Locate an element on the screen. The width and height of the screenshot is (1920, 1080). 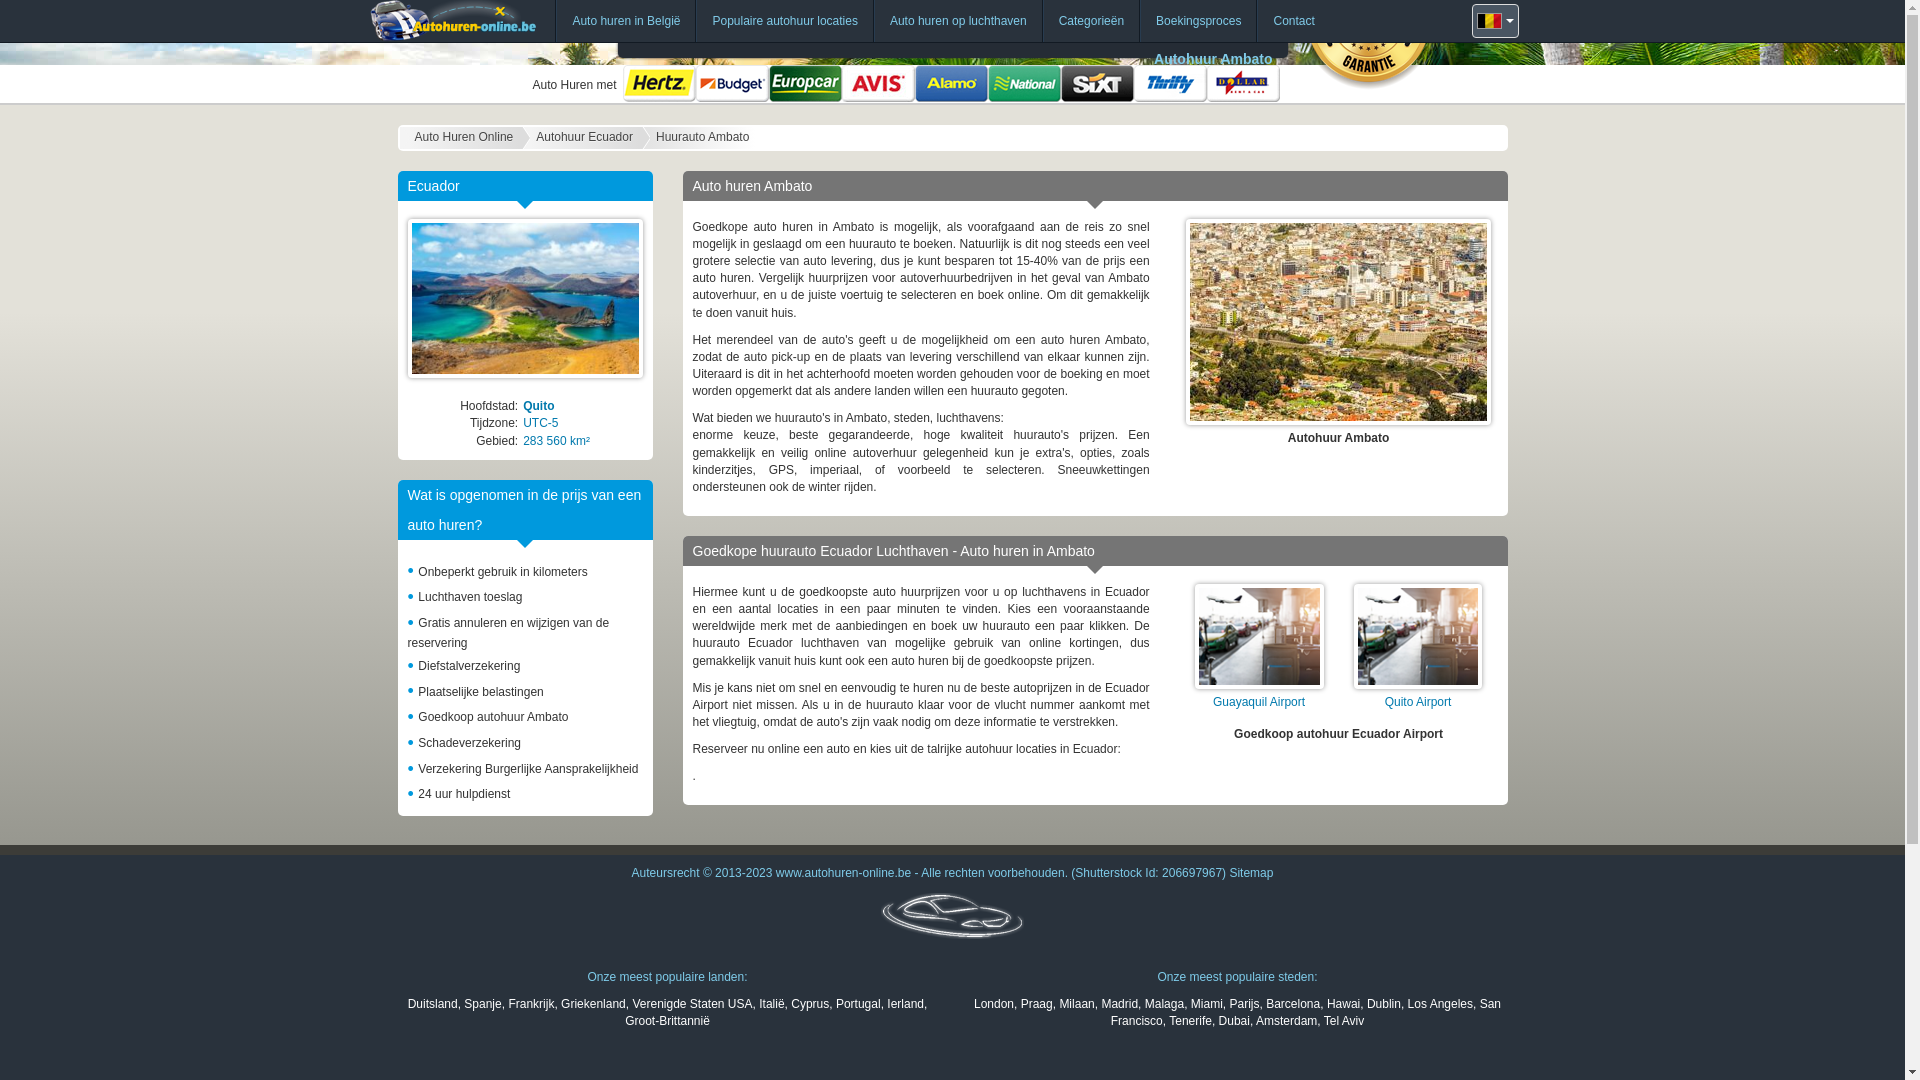
'Sitemap' is located at coordinates (1250, 871).